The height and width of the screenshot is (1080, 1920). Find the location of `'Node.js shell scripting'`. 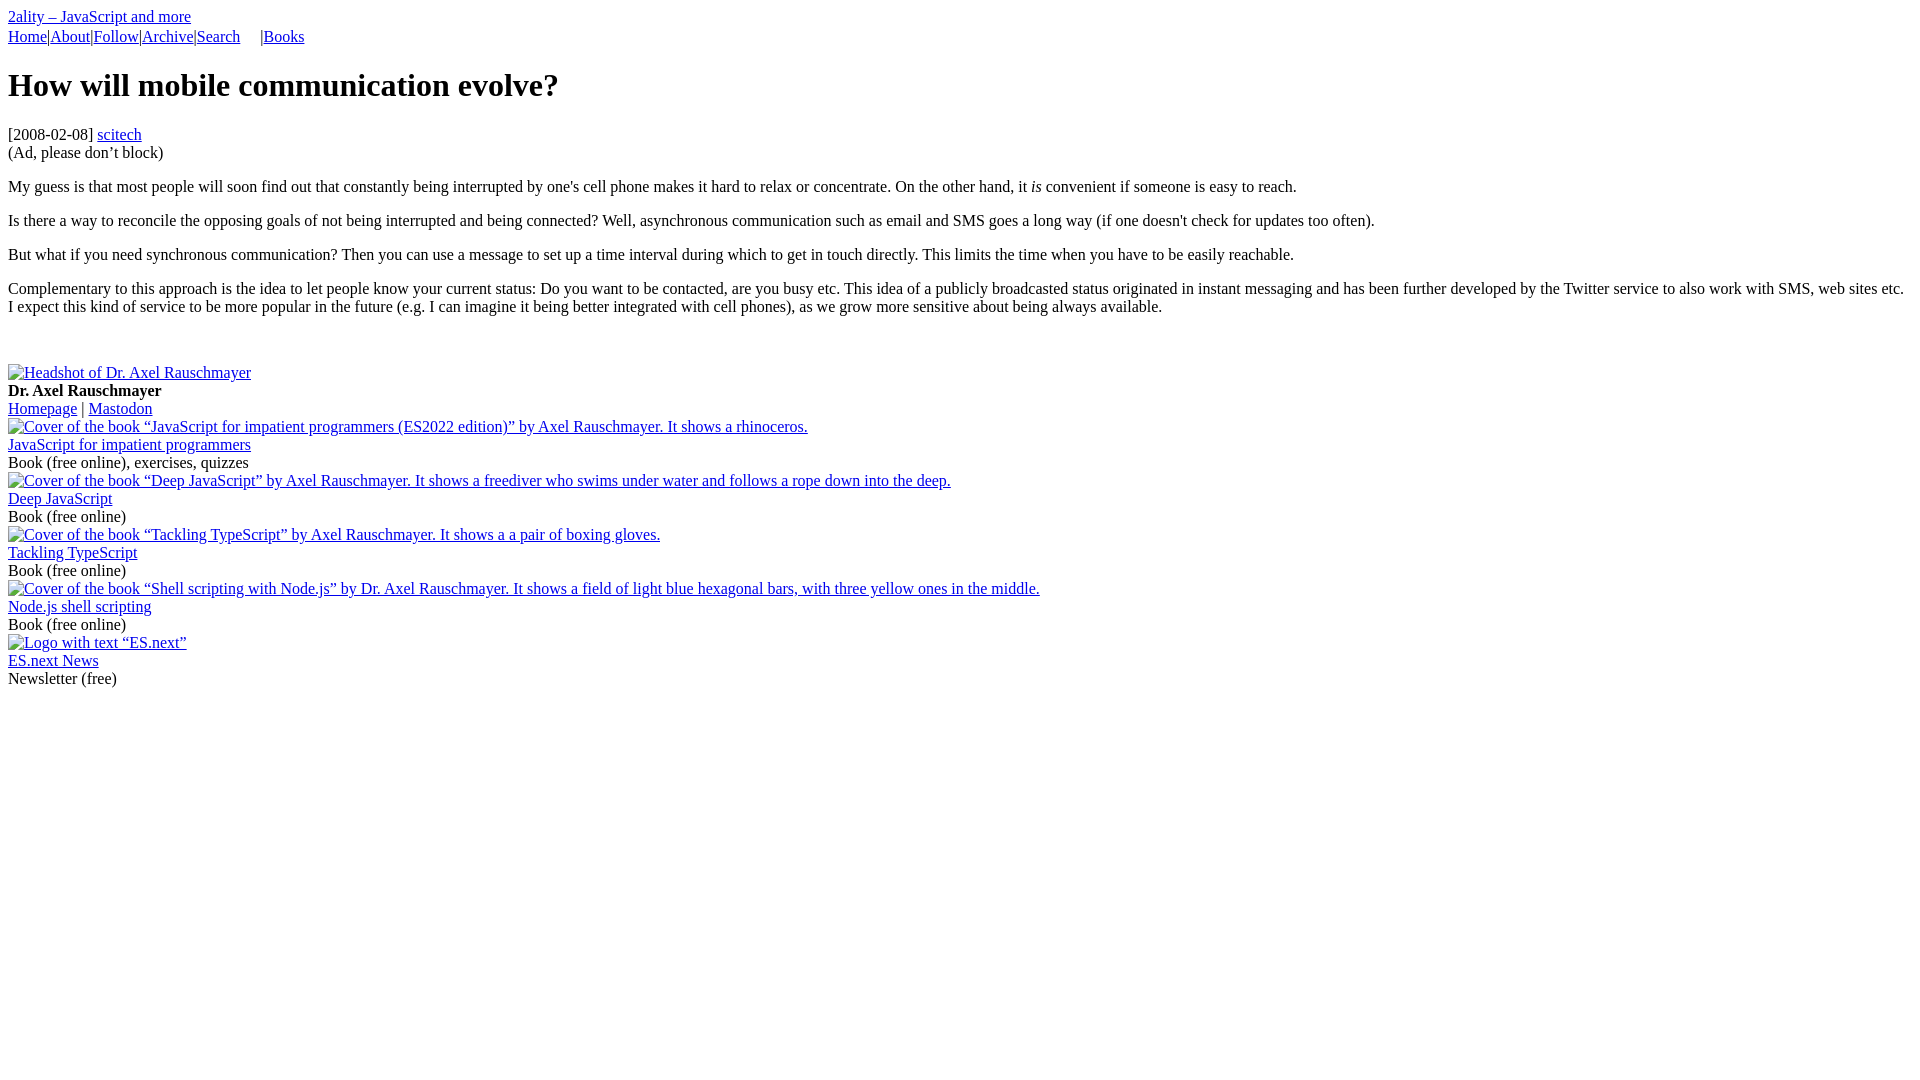

'Node.js shell scripting' is located at coordinates (8, 605).